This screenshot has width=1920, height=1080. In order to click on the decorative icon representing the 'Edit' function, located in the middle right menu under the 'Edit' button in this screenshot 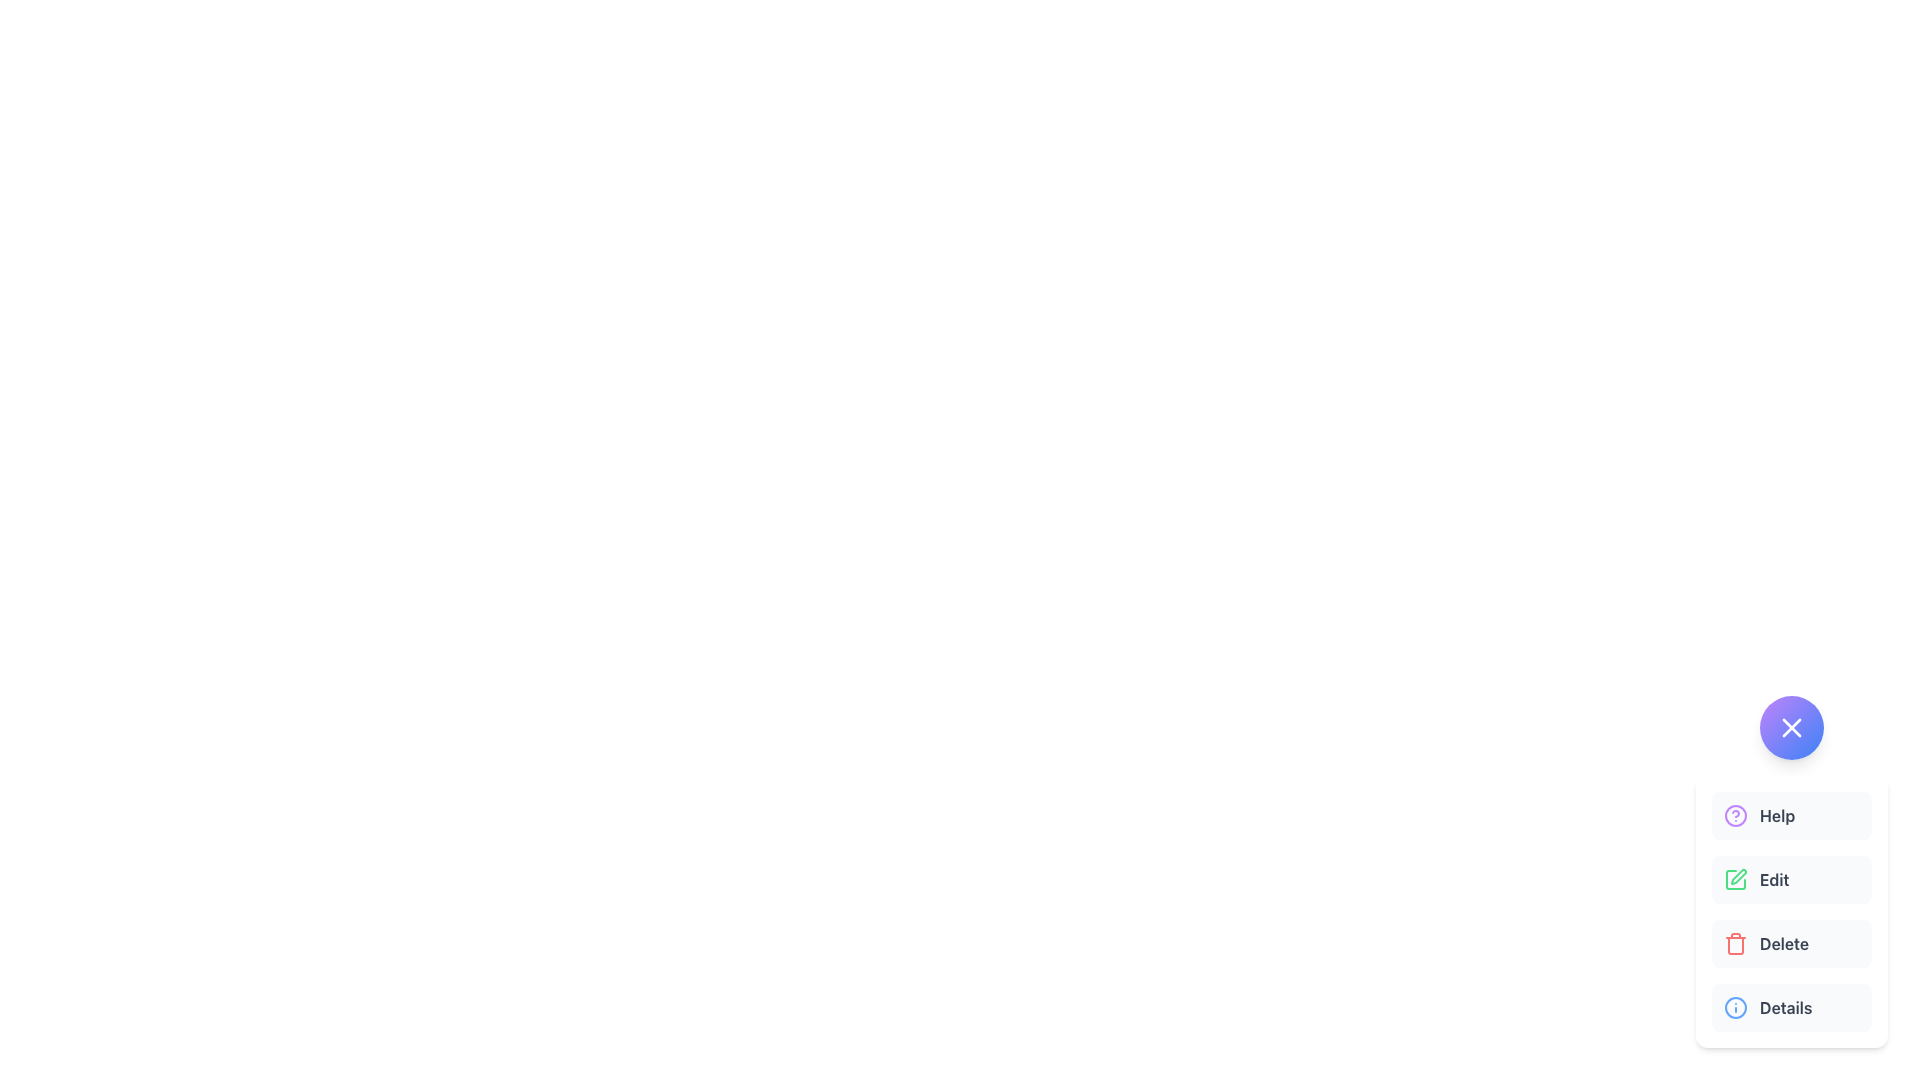, I will do `click(1737, 875)`.